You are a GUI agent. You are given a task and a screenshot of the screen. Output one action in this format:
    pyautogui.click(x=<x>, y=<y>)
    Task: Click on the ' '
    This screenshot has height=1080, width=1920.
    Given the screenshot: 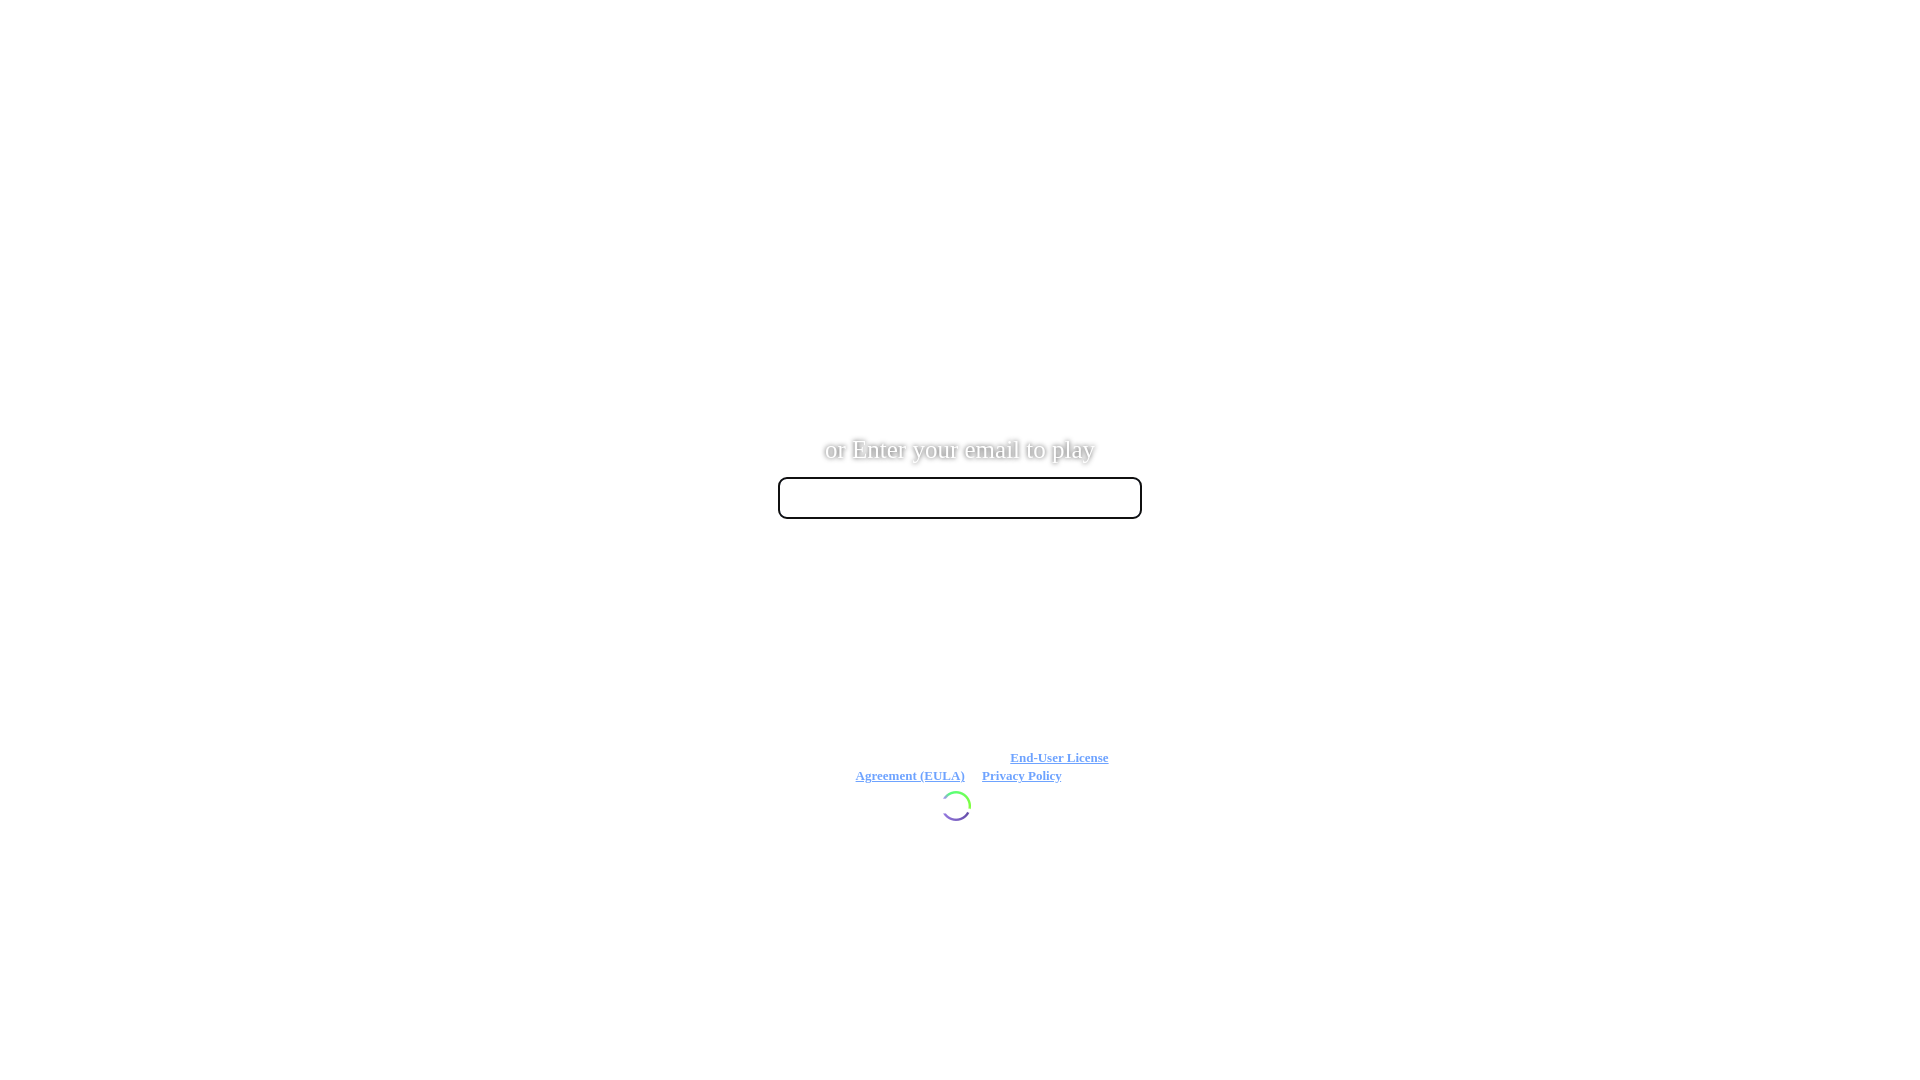 What is the action you would take?
    pyautogui.click(x=958, y=635)
    